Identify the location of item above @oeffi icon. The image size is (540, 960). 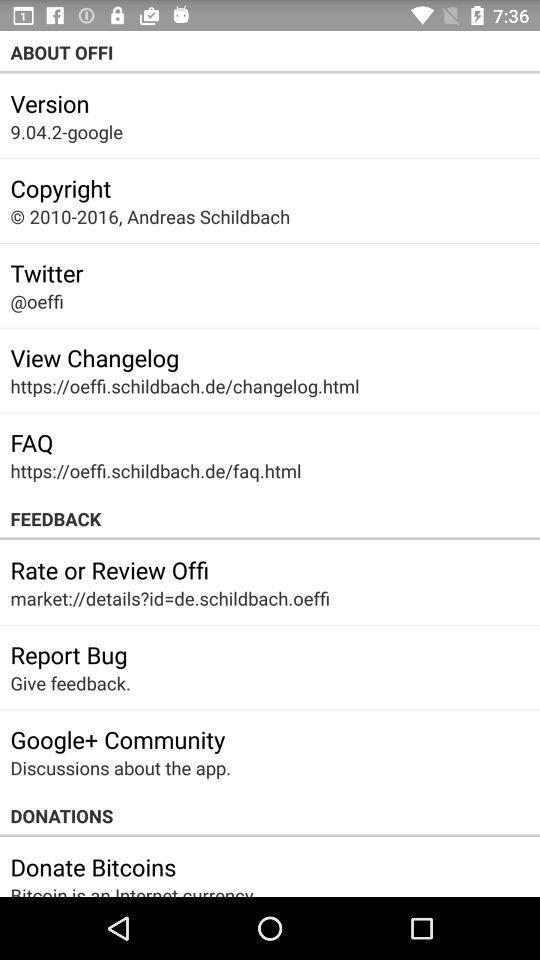
(46, 272).